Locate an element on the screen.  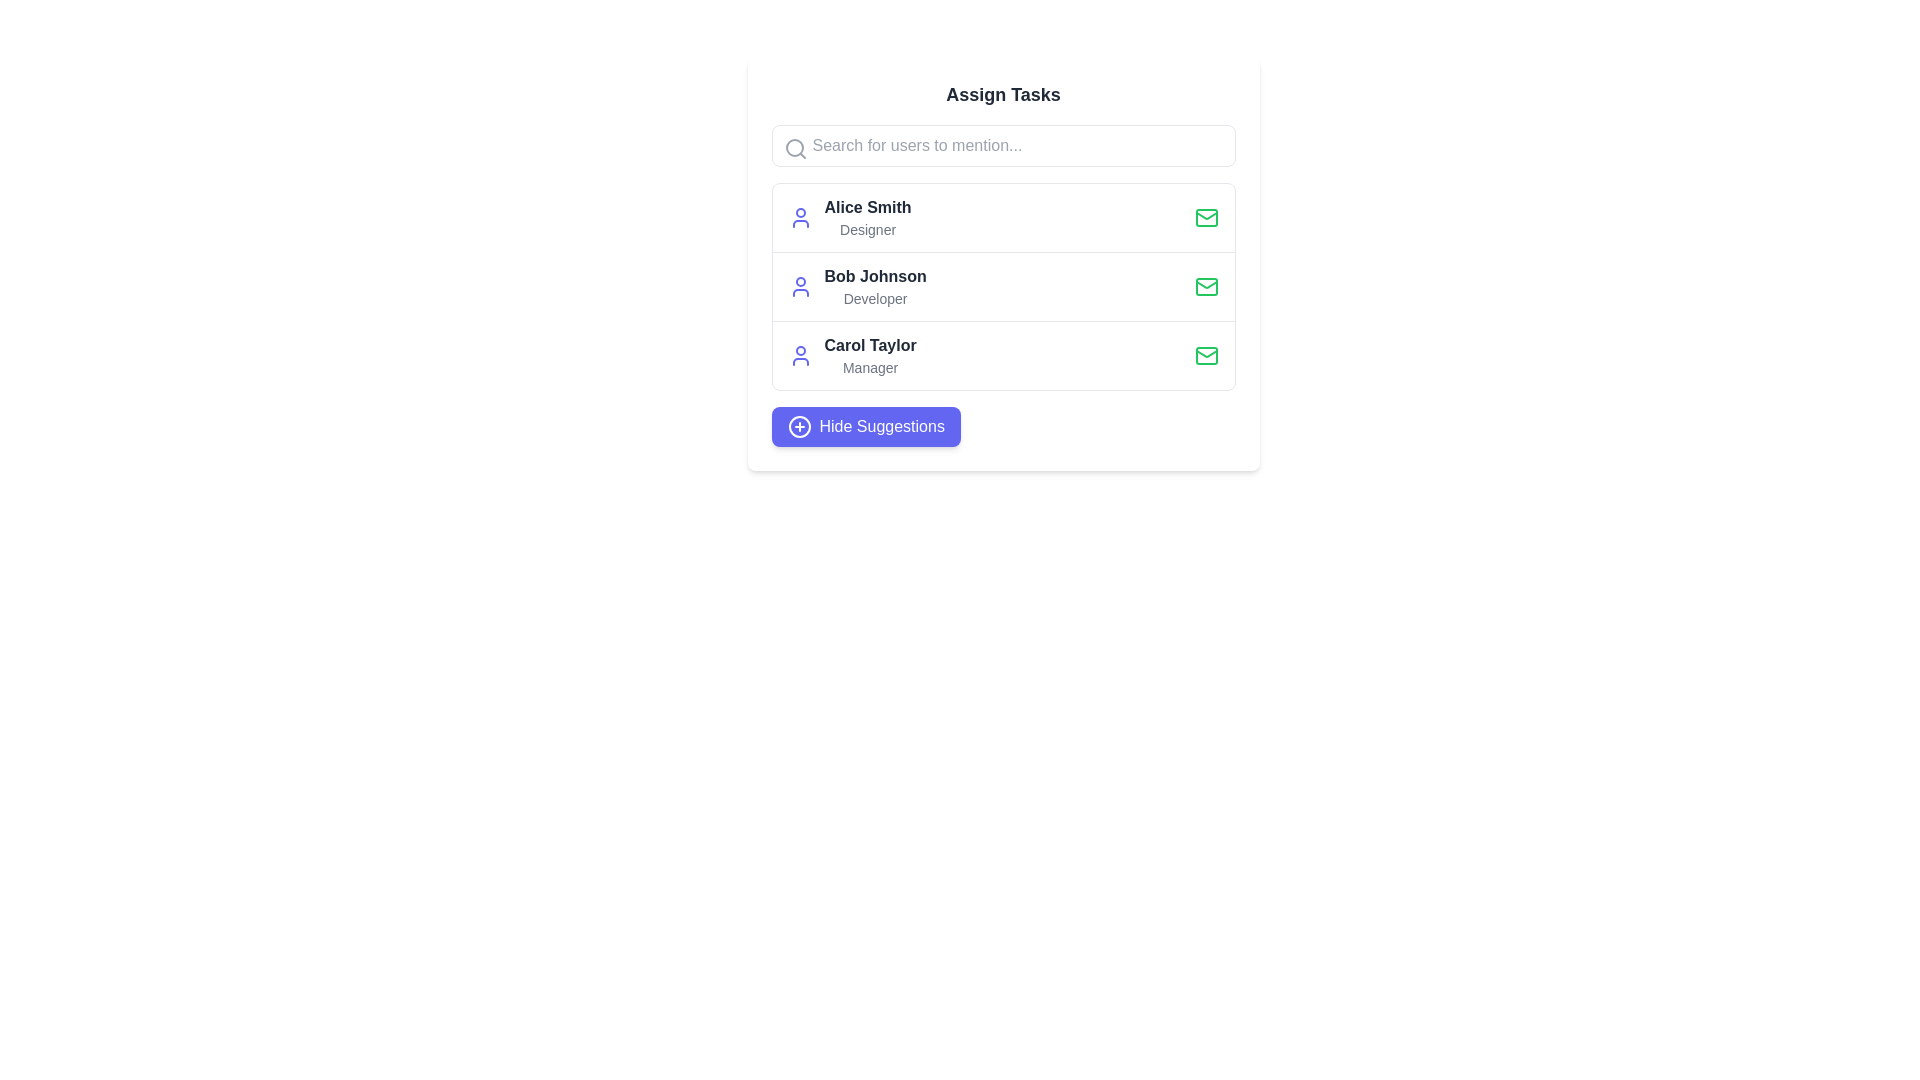
the User list item component representing 'Carol Taylor, Manager' by moving the cursor to its center point is located at coordinates (1003, 354).